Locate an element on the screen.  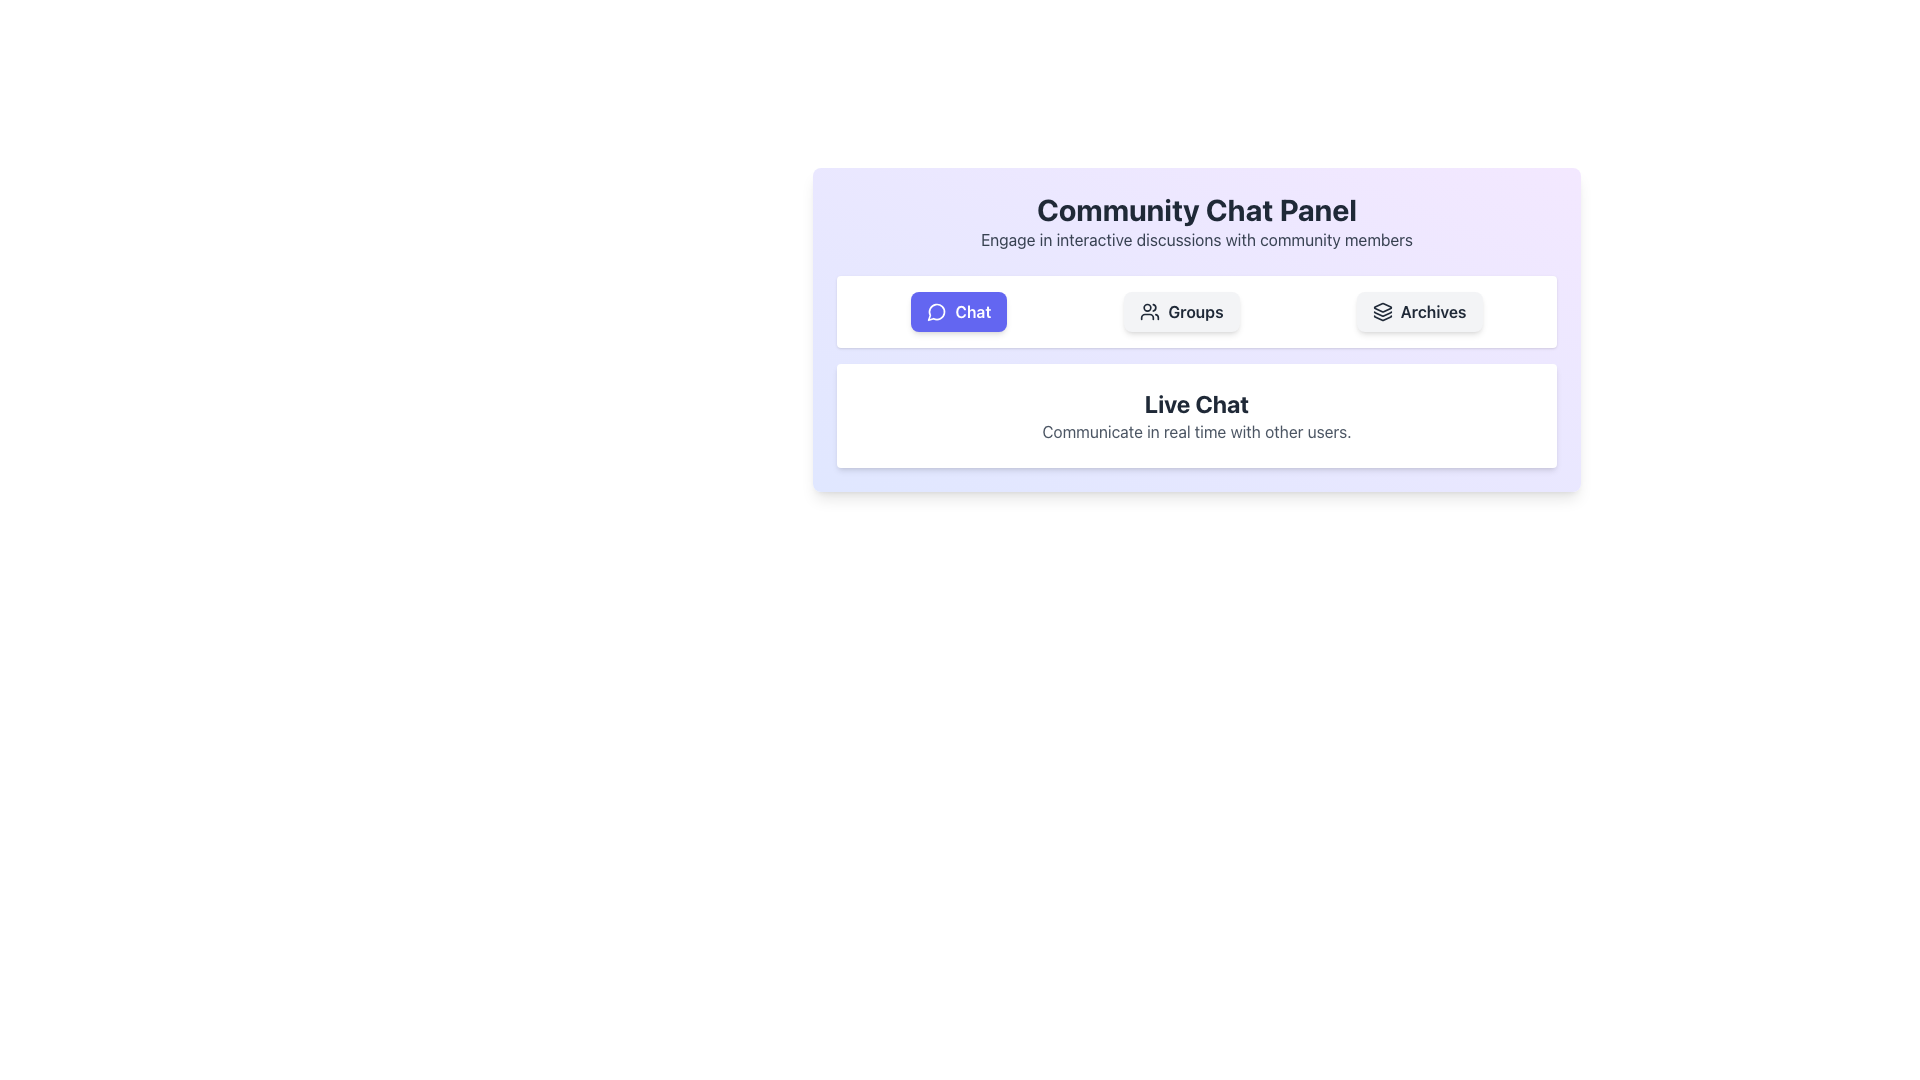
the informational label group that presents the live chat functionality, located centrally within the white card section below the buttons 'Chat,' 'Groups,' and 'Archives.' is located at coordinates (1196, 415).